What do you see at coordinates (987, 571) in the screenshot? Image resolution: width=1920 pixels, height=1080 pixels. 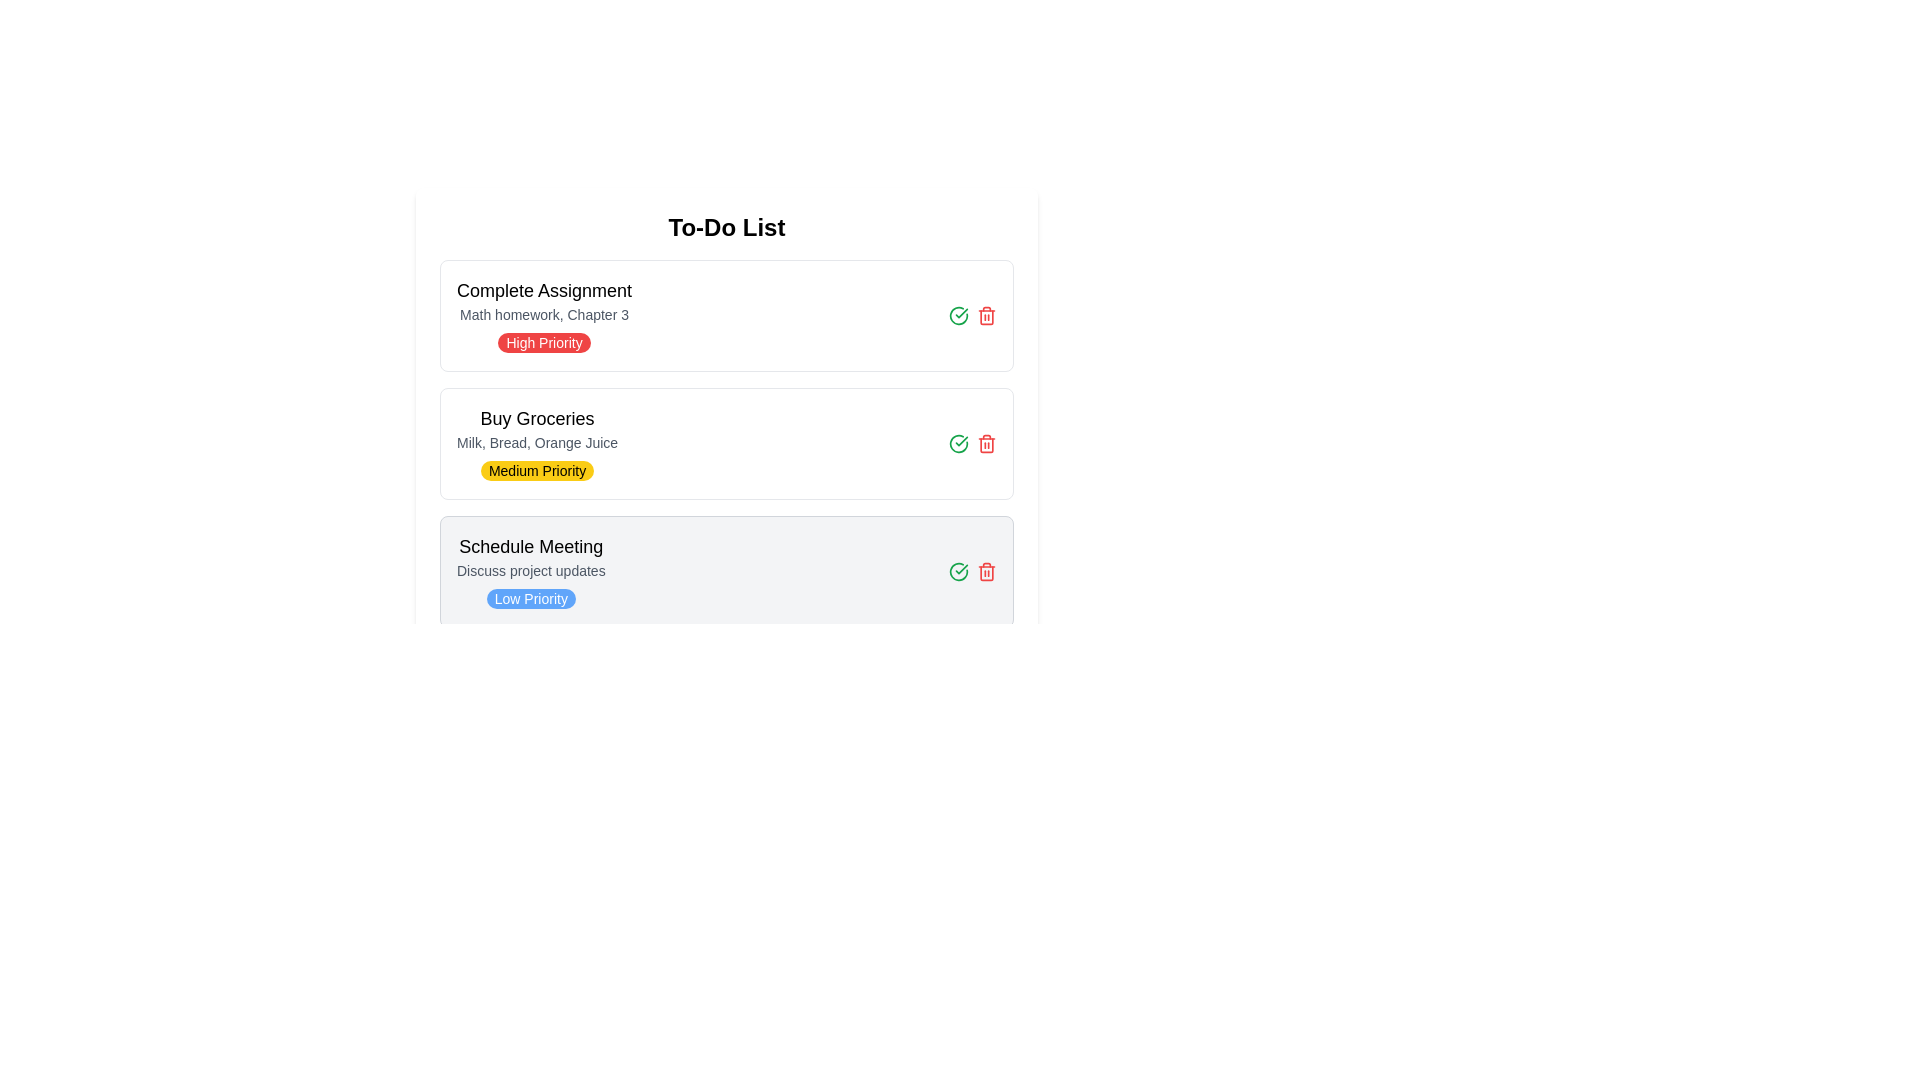 I see `the red trash can icon located at the far-right of the to-do list item` at bounding box center [987, 571].